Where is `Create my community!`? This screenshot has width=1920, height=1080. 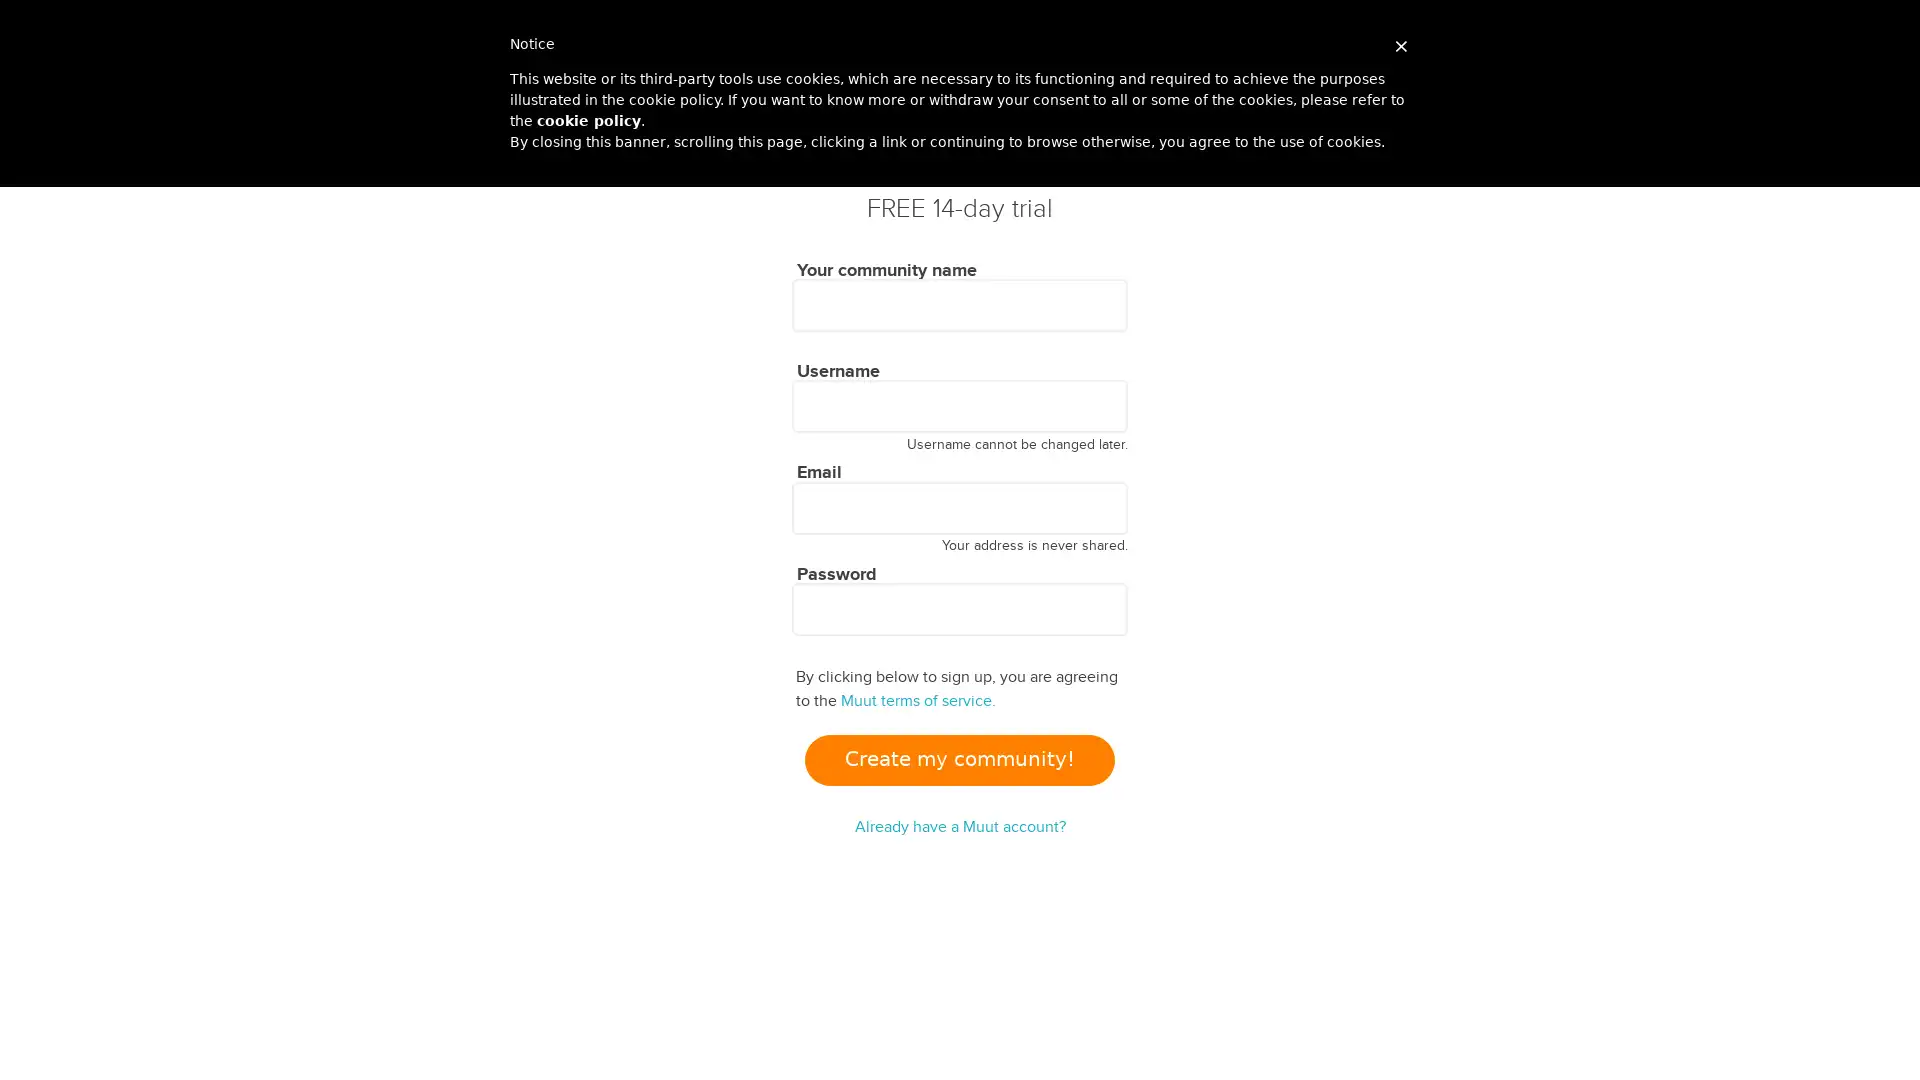 Create my community! is located at coordinates (958, 759).